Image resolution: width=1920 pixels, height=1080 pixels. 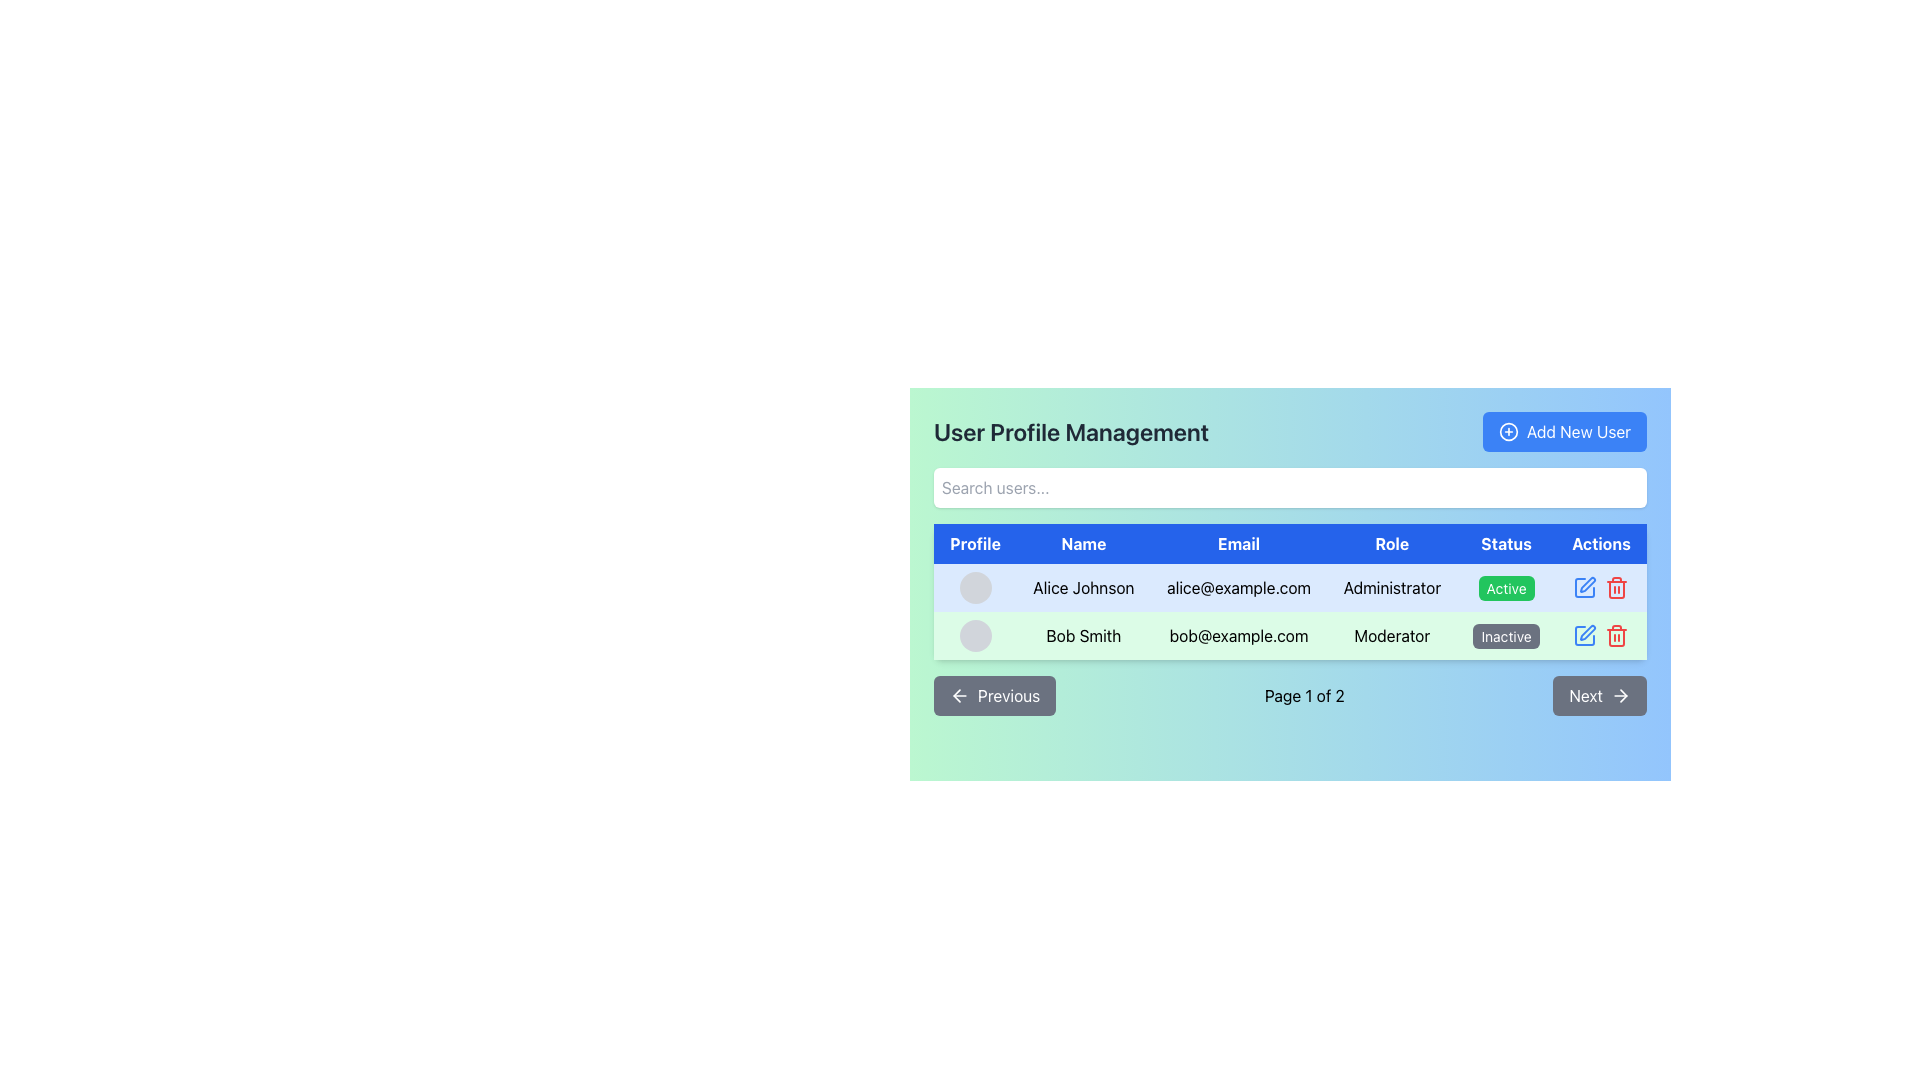 I want to click on the rectangular, rounded label displaying the text 'Active' with a solid green background and white text, located in the 'Status' column of the user profile management table for user 'Alice Johnson', so click(x=1506, y=587).